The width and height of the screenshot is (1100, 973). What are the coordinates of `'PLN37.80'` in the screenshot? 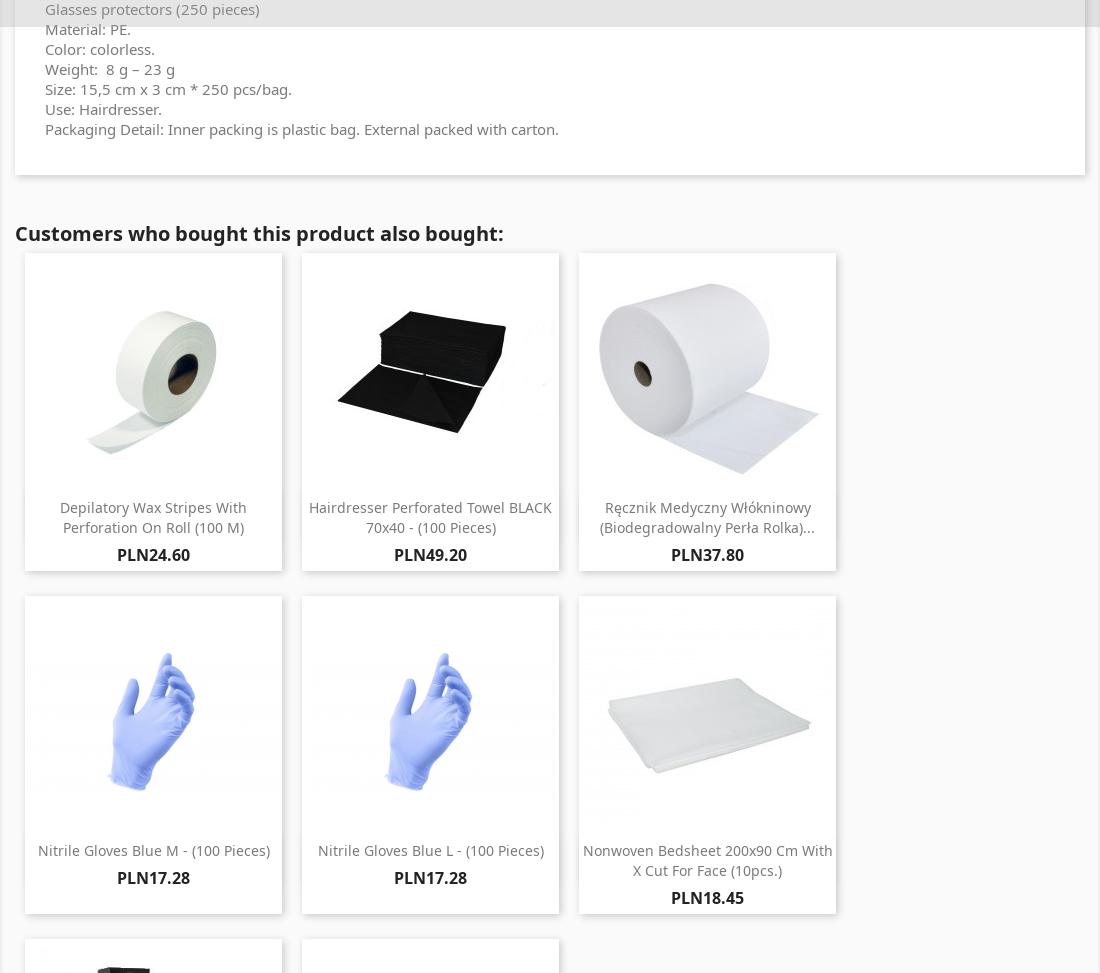 It's located at (706, 553).